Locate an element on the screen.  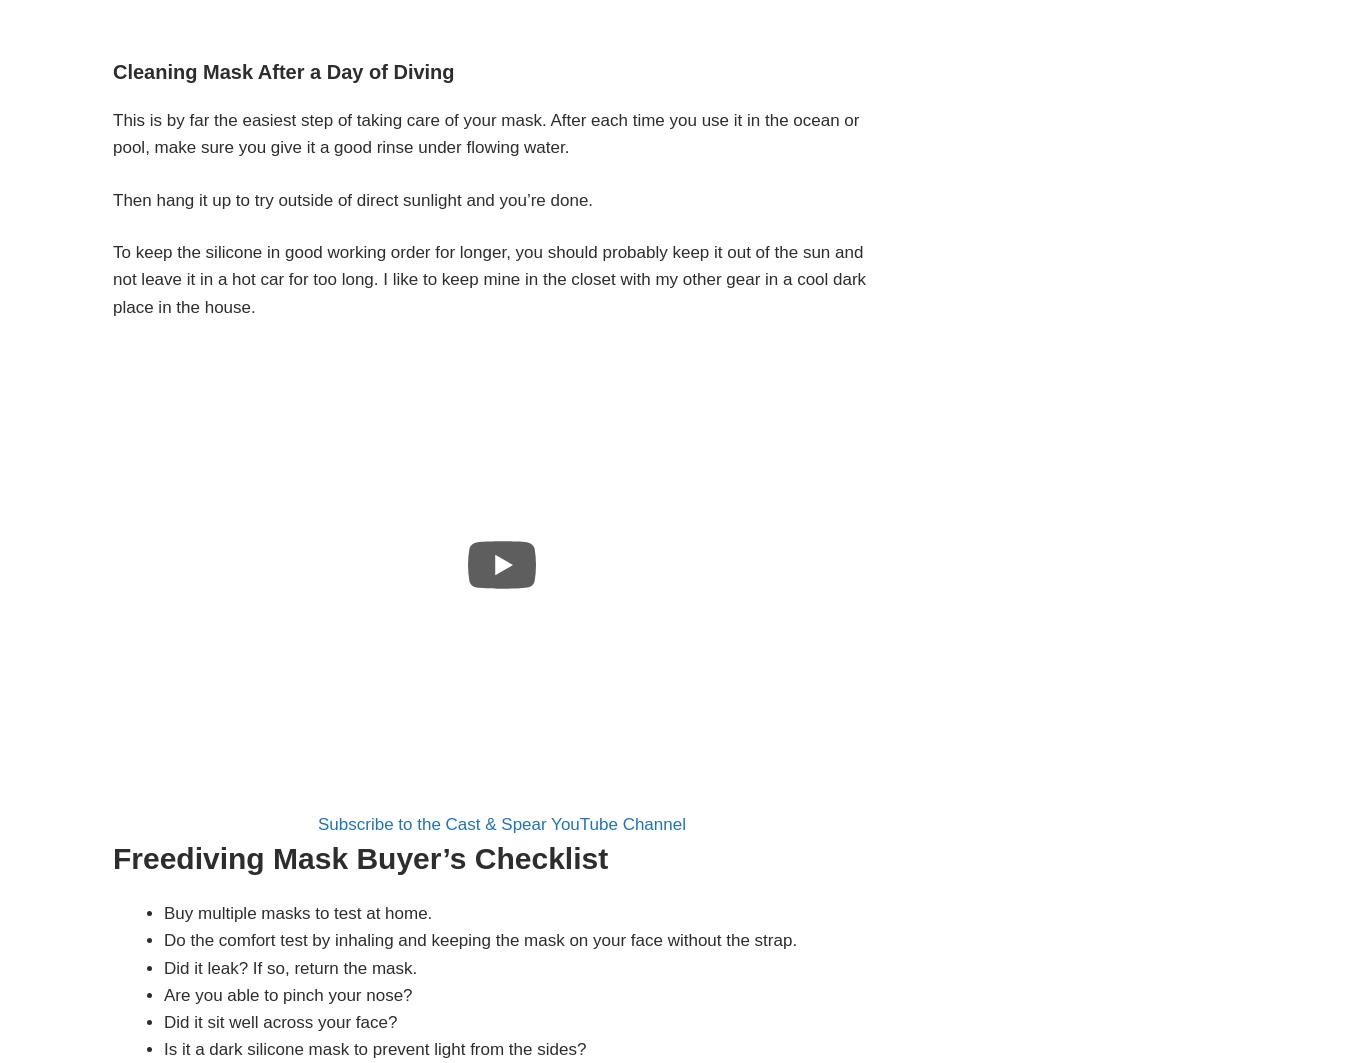
'Are you able to pinch your nose?' is located at coordinates (287, 993).